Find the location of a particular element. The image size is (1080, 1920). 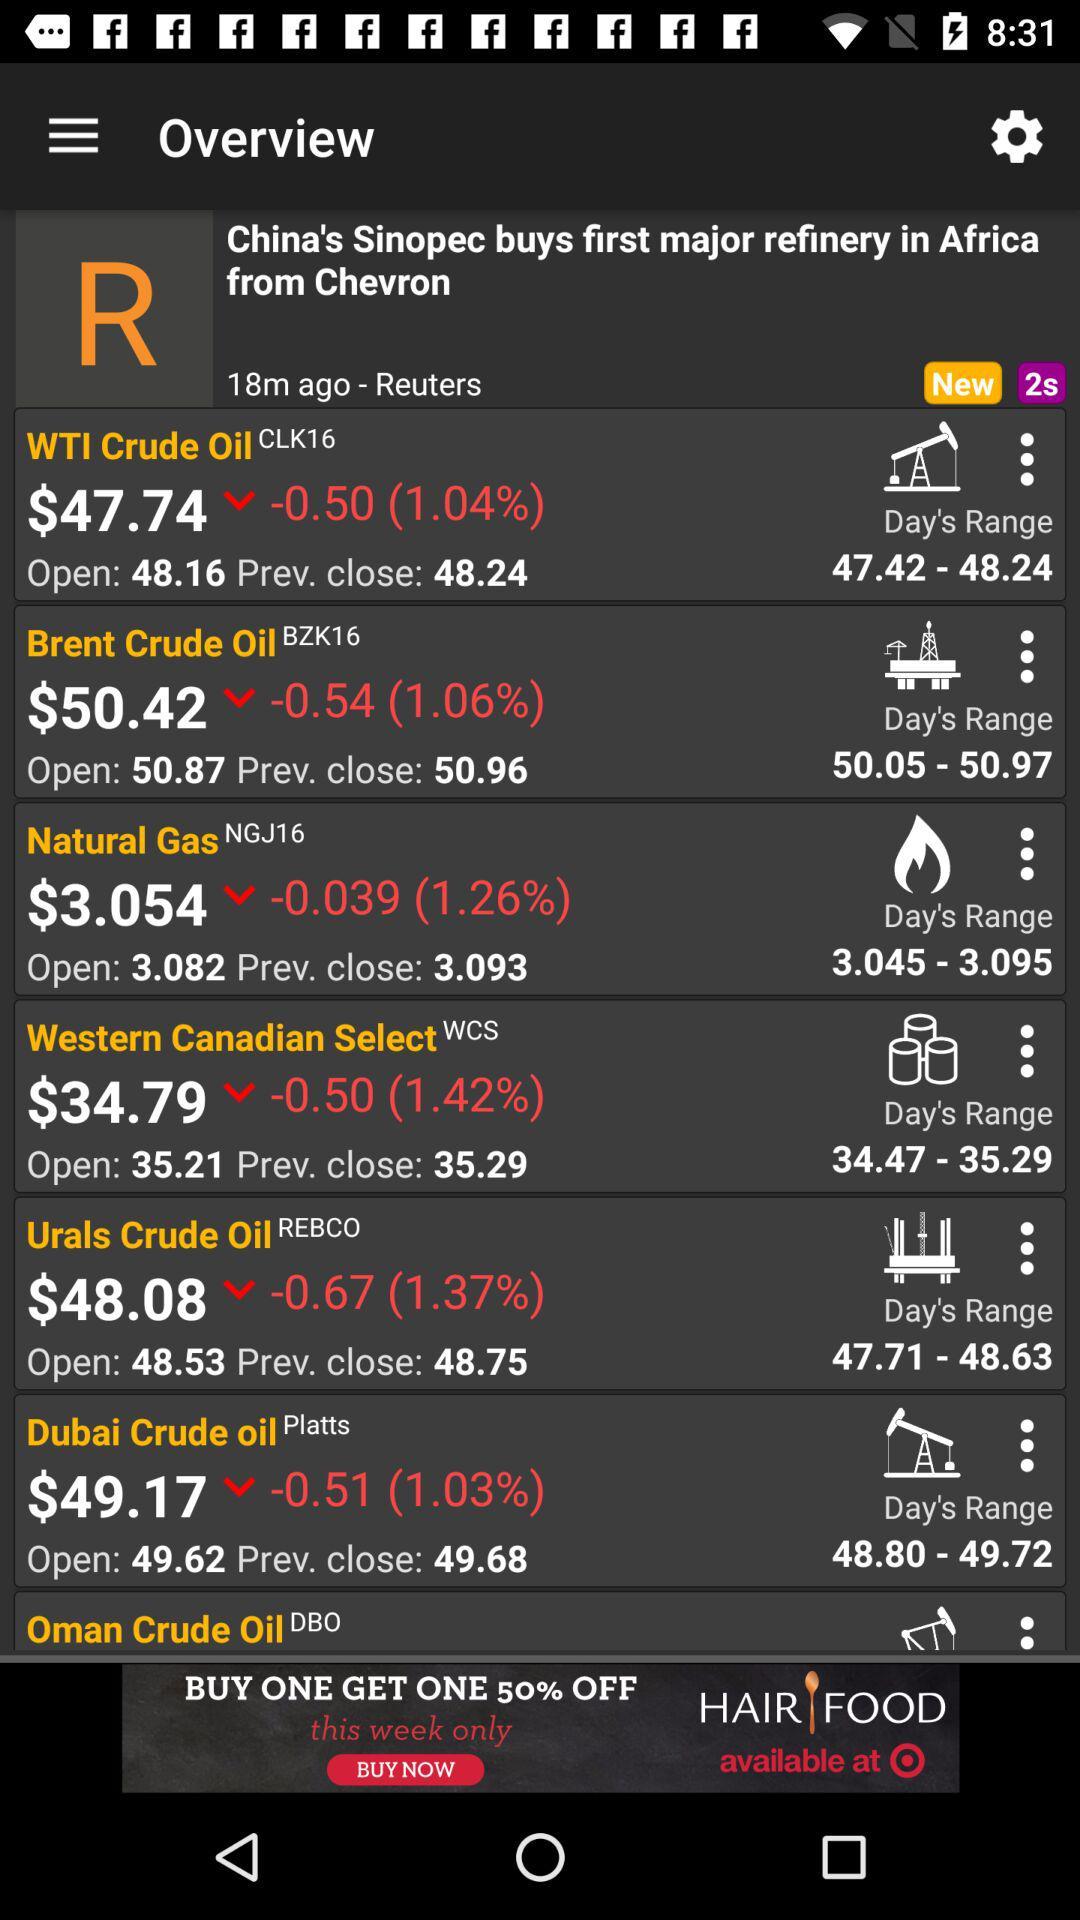

tap the option button to the right corner of oman crude oil is located at coordinates (1027, 1629).